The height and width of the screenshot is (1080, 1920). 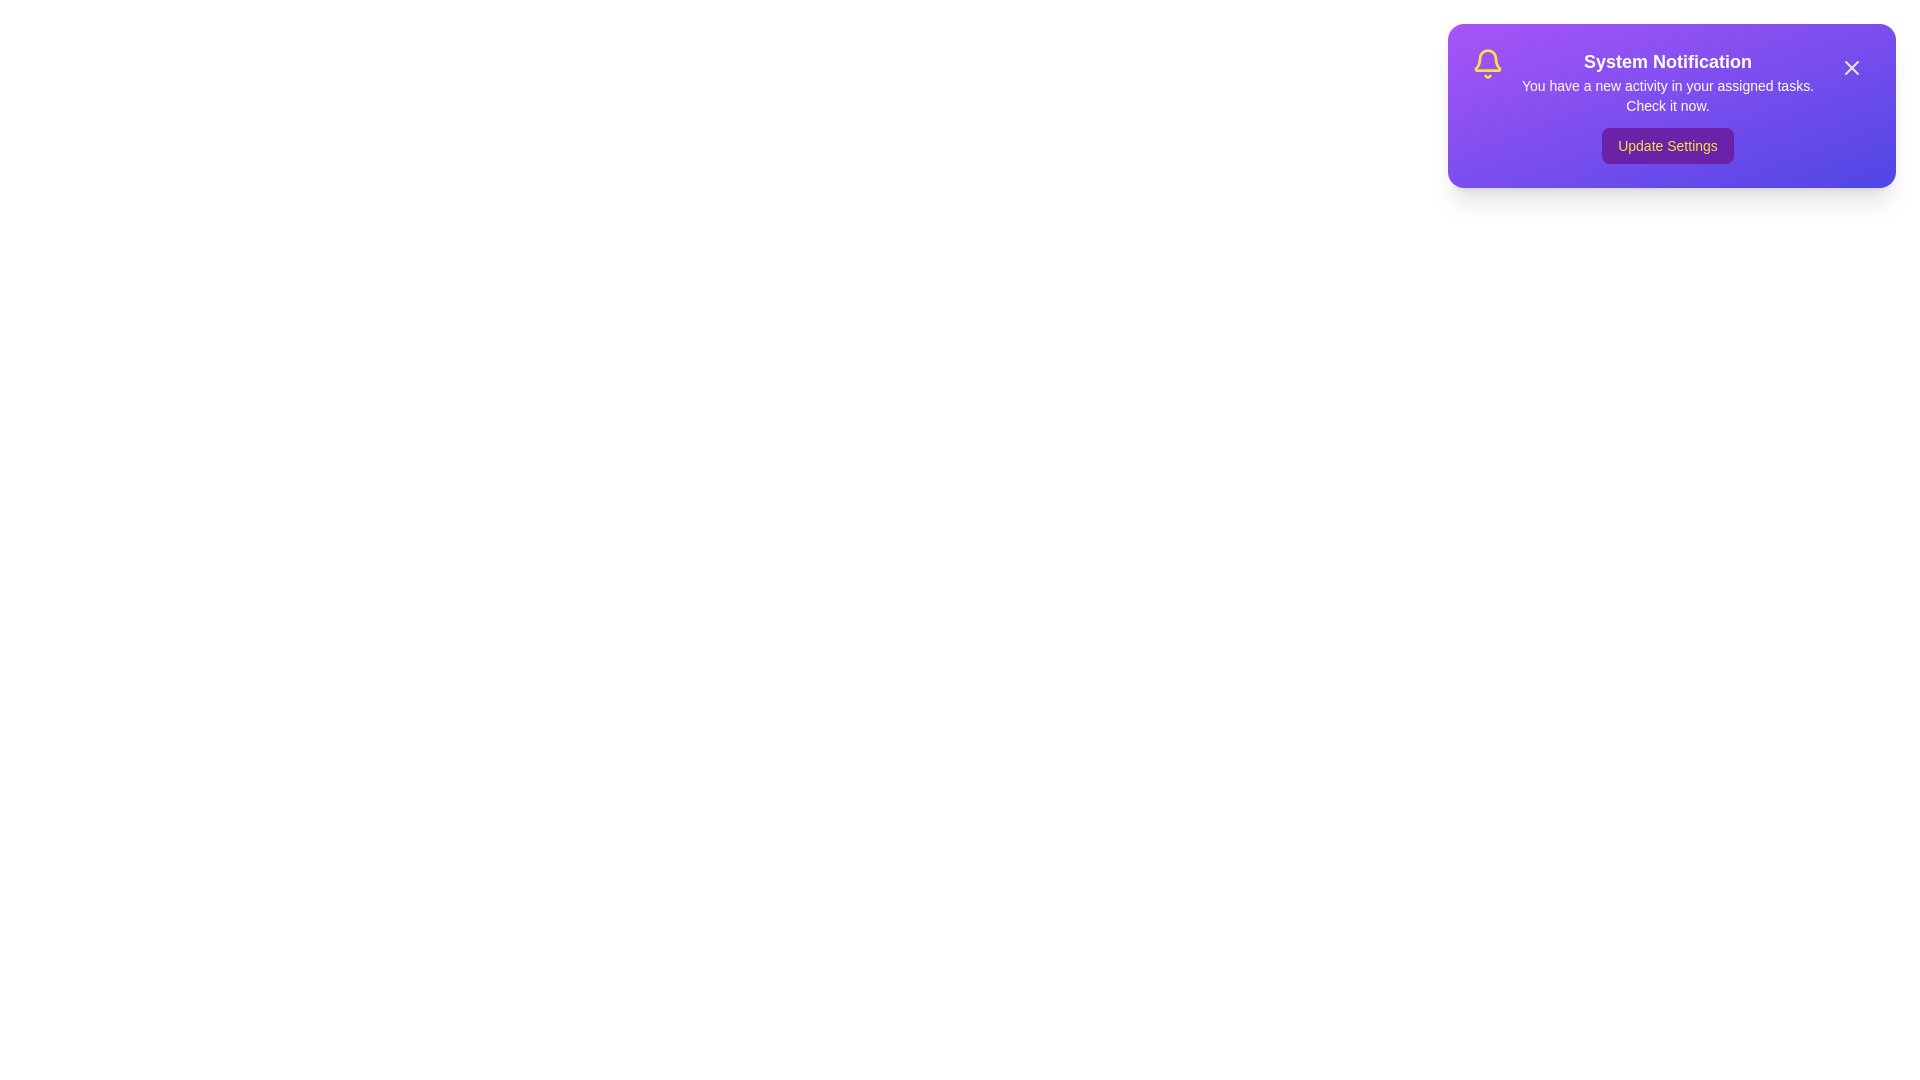 What do you see at coordinates (1668, 145) in the screenshot?
I see `'Update Settings' button to trigger the alert` at bounding box center [1668, 145].